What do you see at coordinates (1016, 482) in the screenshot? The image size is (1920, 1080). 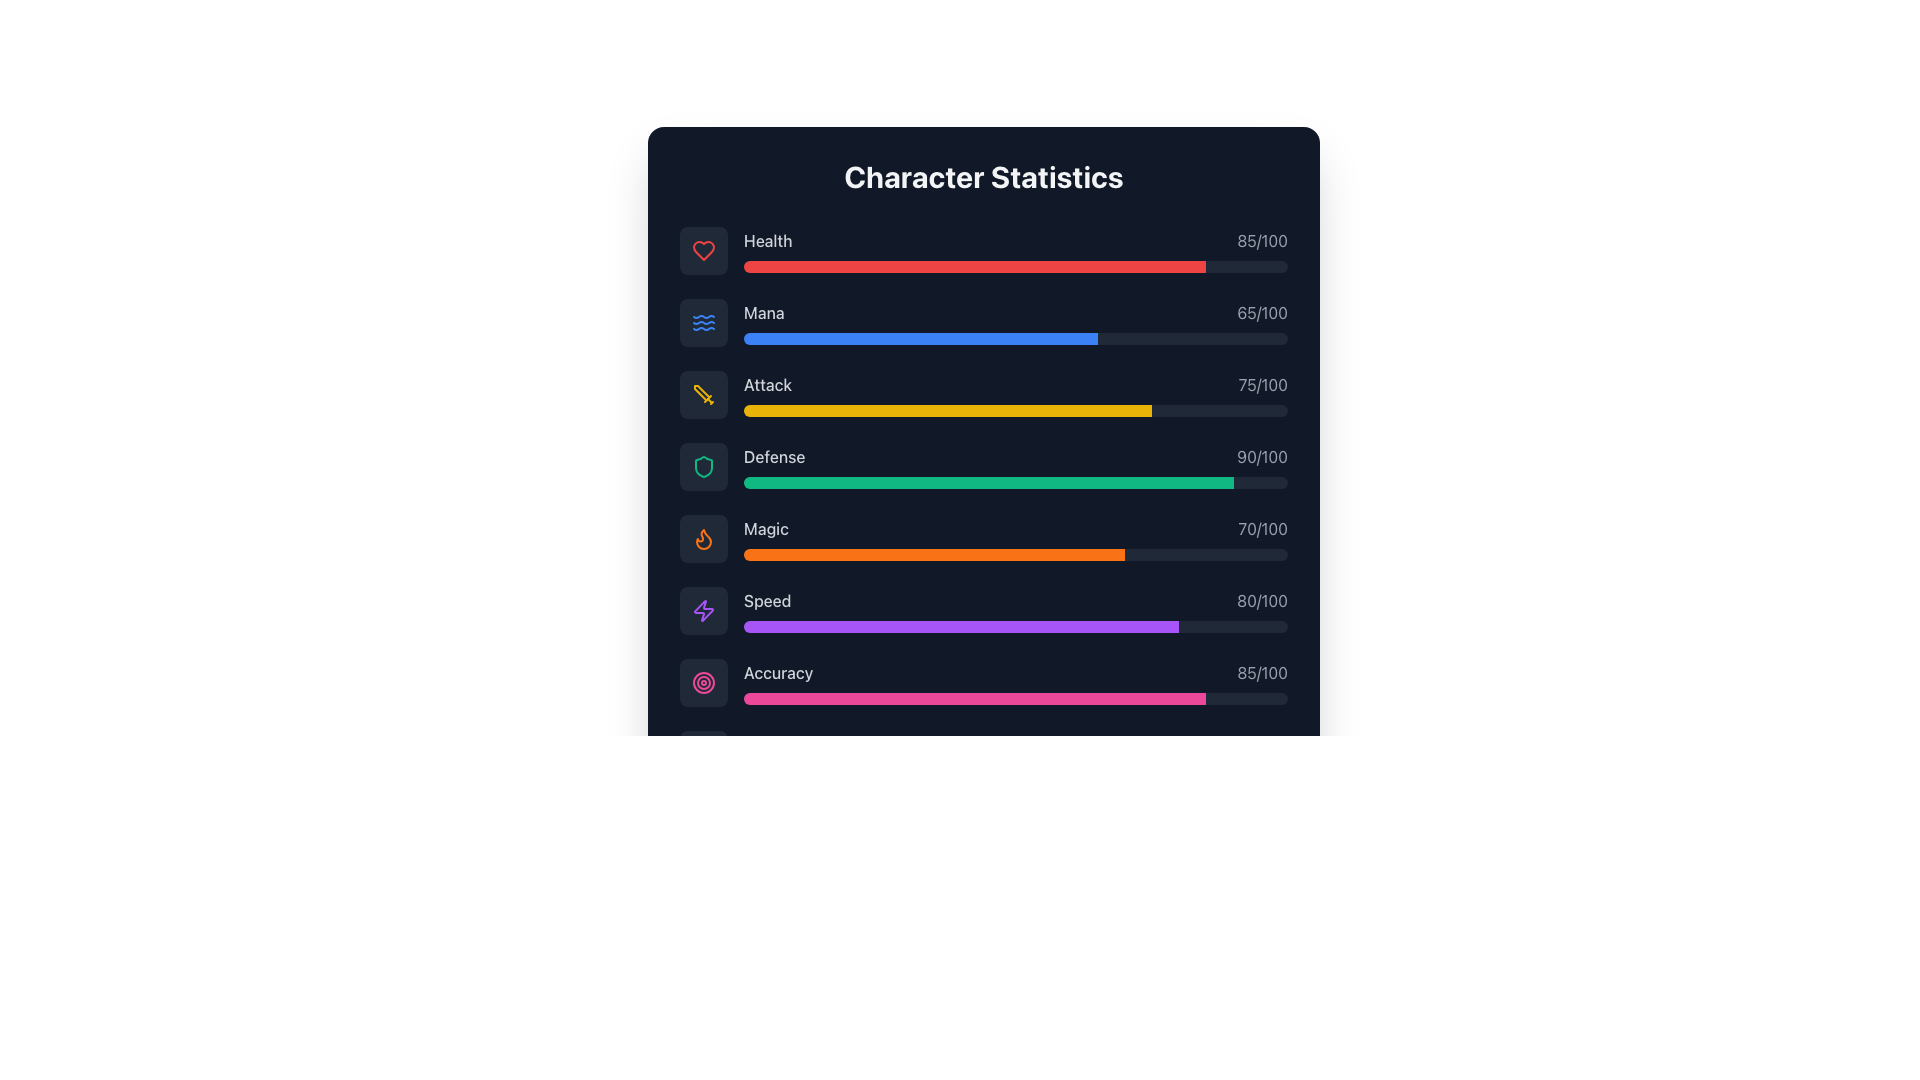 I see `the horizontal progress bar associated with the 'Defense' label, which has a dark gray background and a green internal bar indicating progress` at bounding box center [1016, 482].